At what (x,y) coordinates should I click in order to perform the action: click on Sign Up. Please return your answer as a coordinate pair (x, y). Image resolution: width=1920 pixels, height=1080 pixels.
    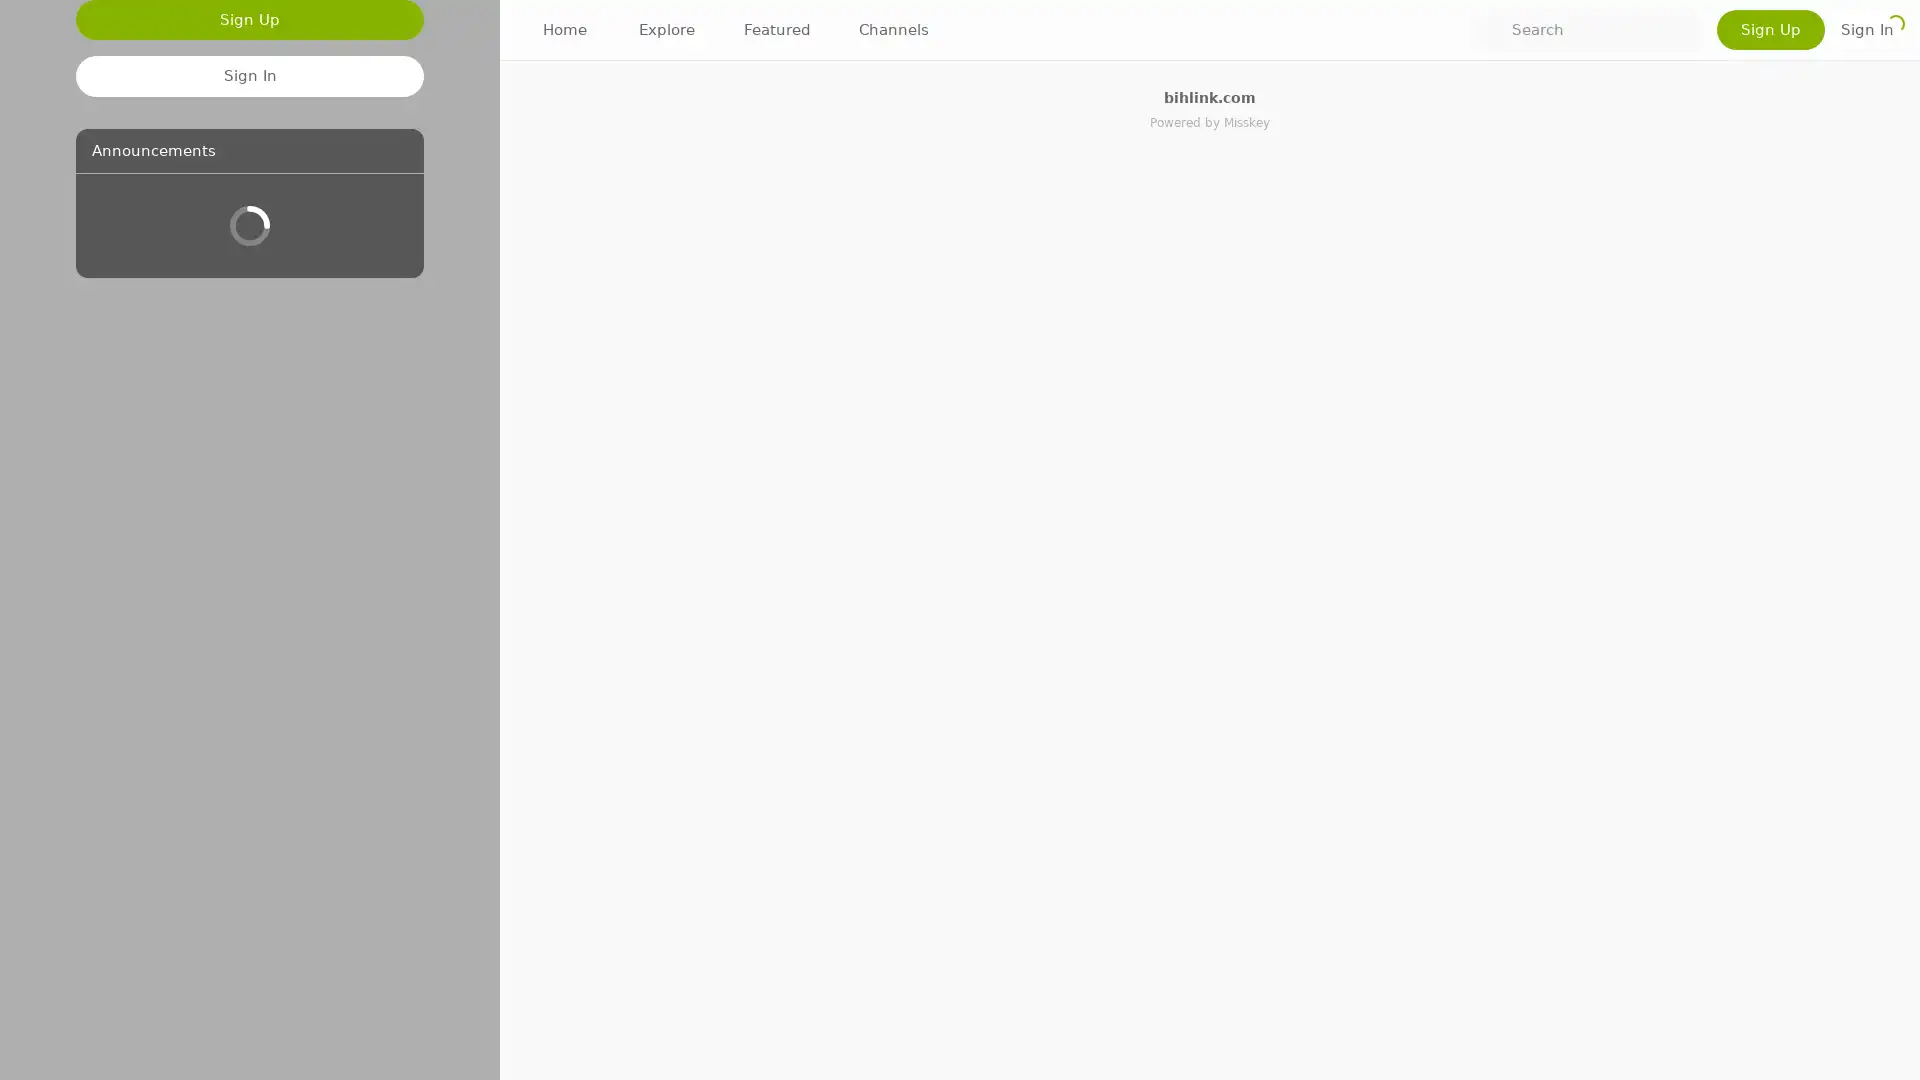
    Looking at the image, I should click on (248, 212).